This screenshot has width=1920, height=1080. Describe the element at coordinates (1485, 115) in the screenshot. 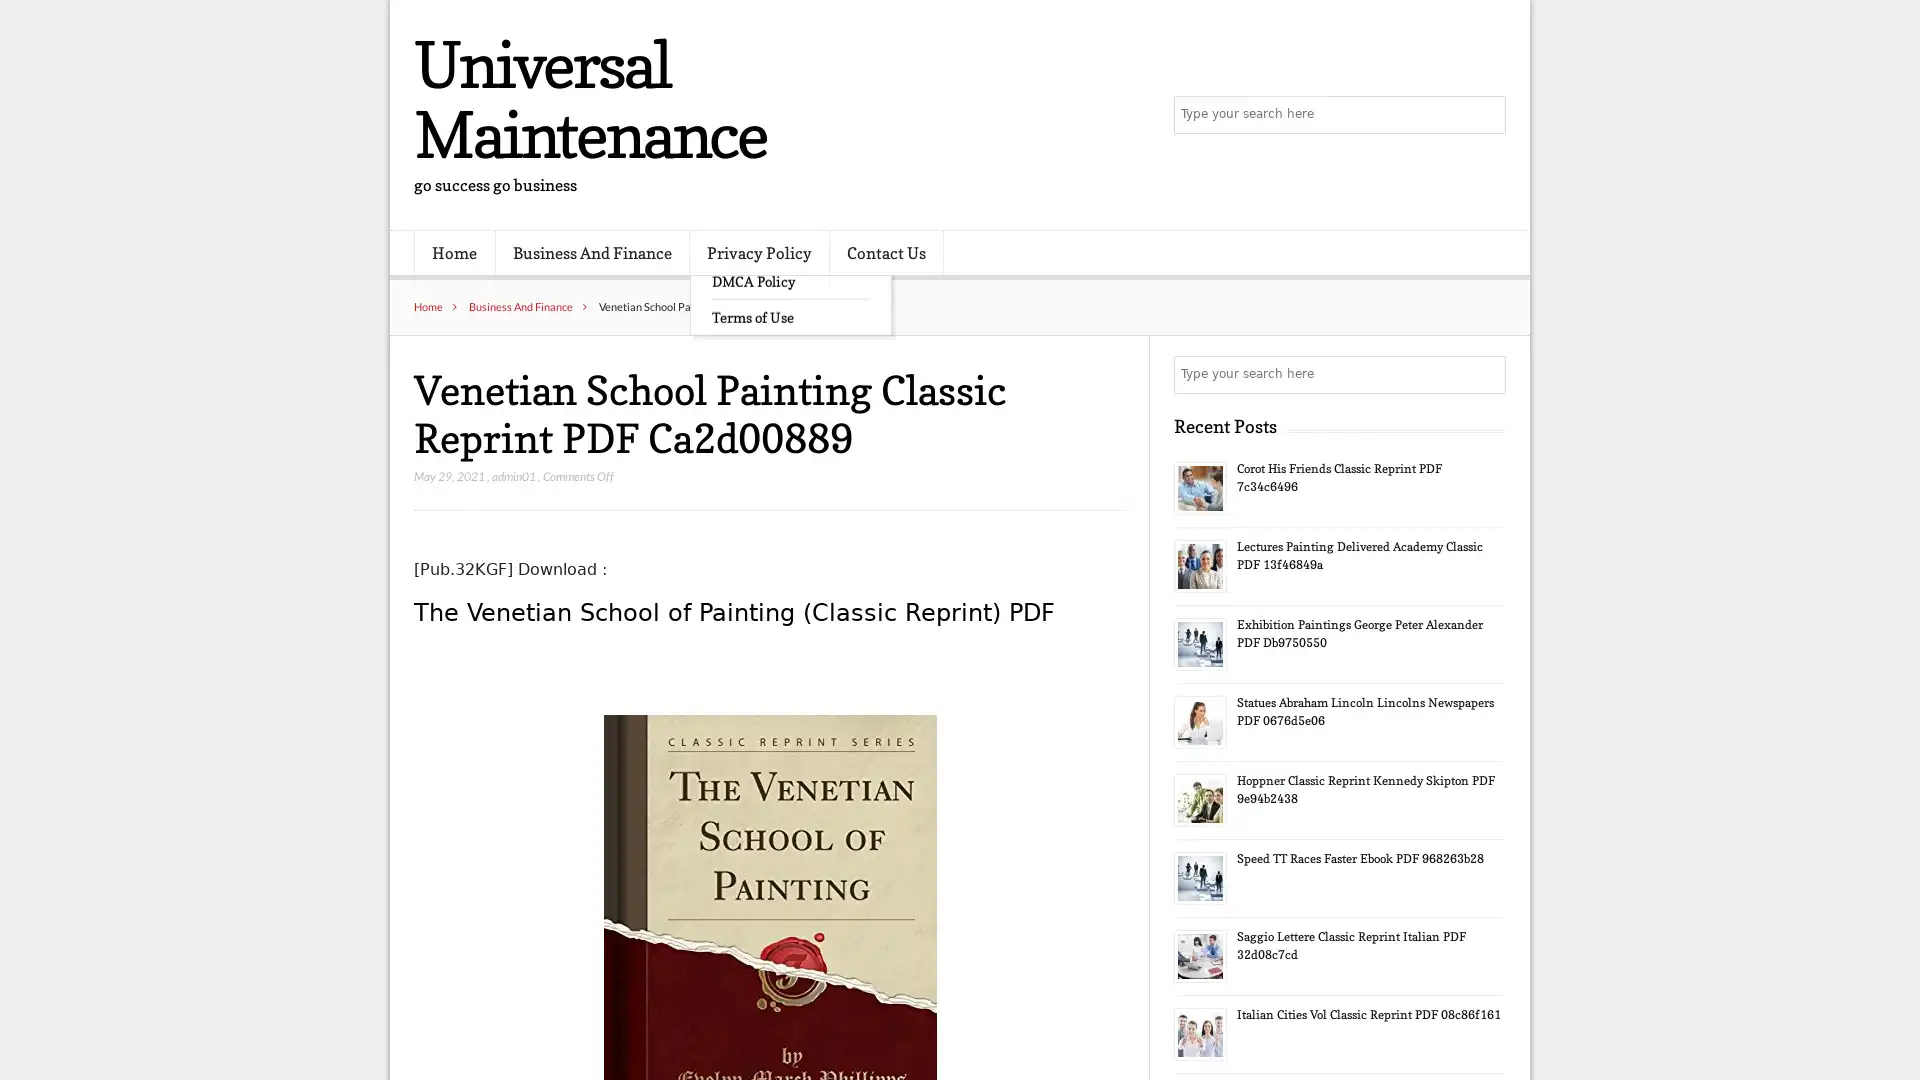

I see `Search` at that location.